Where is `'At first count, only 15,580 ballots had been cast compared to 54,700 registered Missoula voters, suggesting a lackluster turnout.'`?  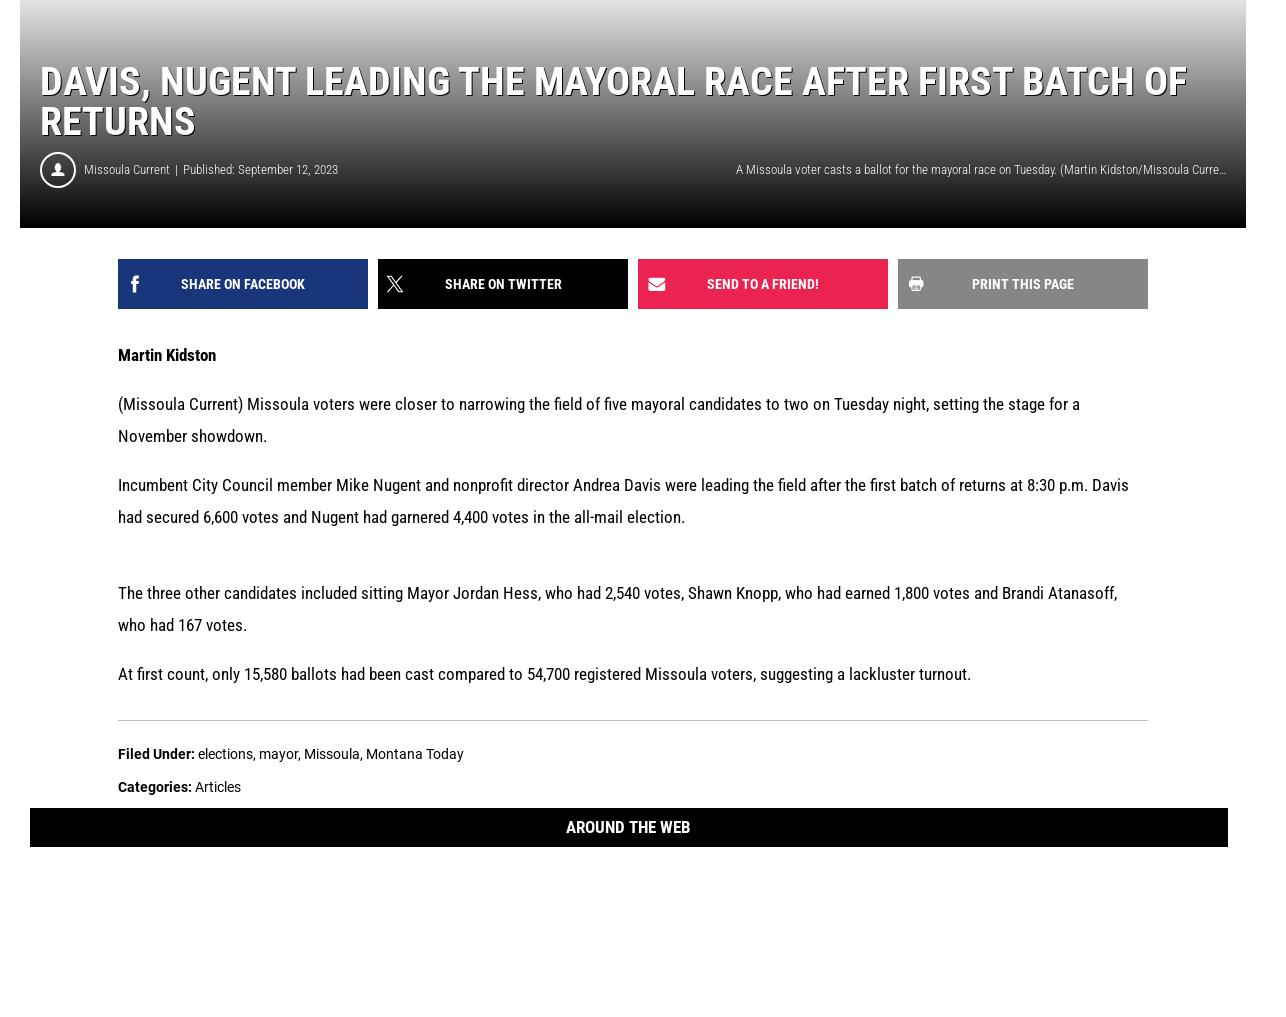 'At first count, only 15,580 ballots had been cast compared to 54,700 registered Missoula voters, suggesting a lackluster turnout.' is located at coordinates (118, 662).